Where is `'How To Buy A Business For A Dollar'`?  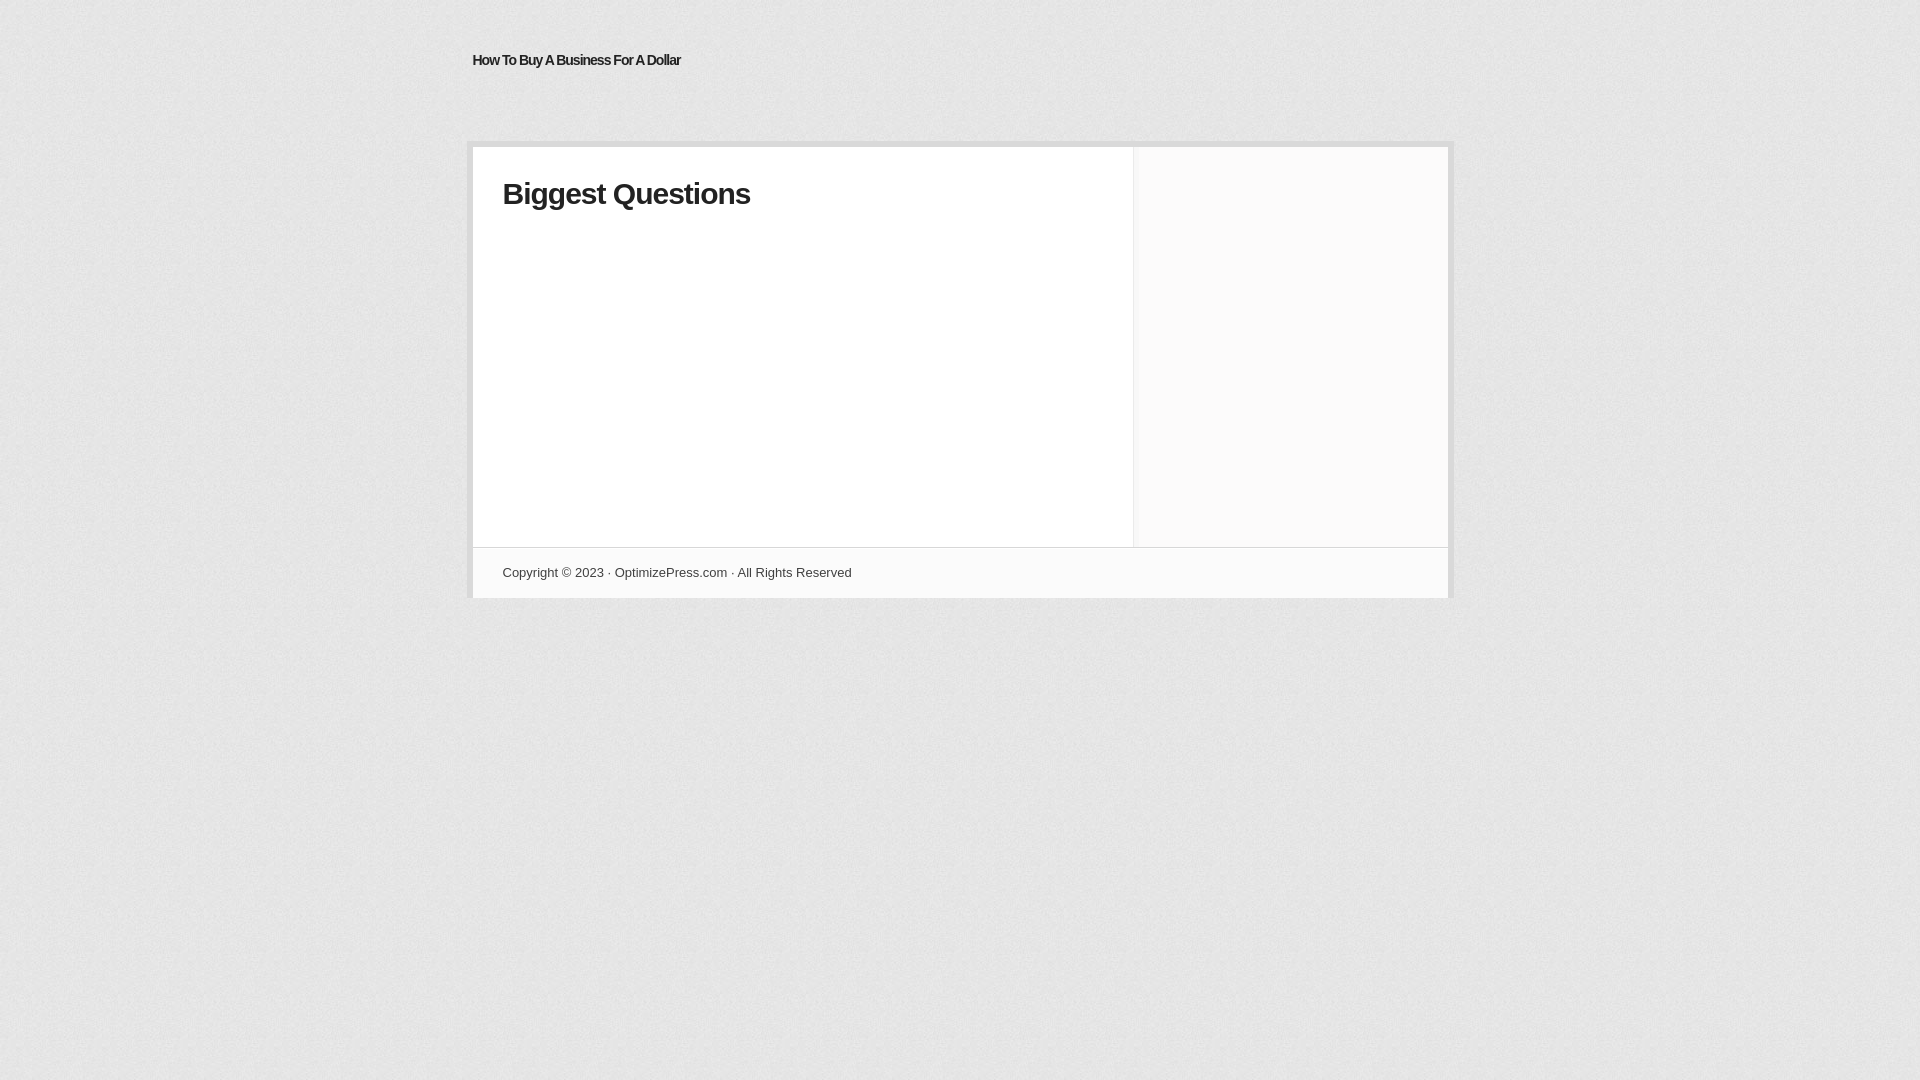
'How To Buy A Business For A Dollar' is located at coordinates (575, 59).